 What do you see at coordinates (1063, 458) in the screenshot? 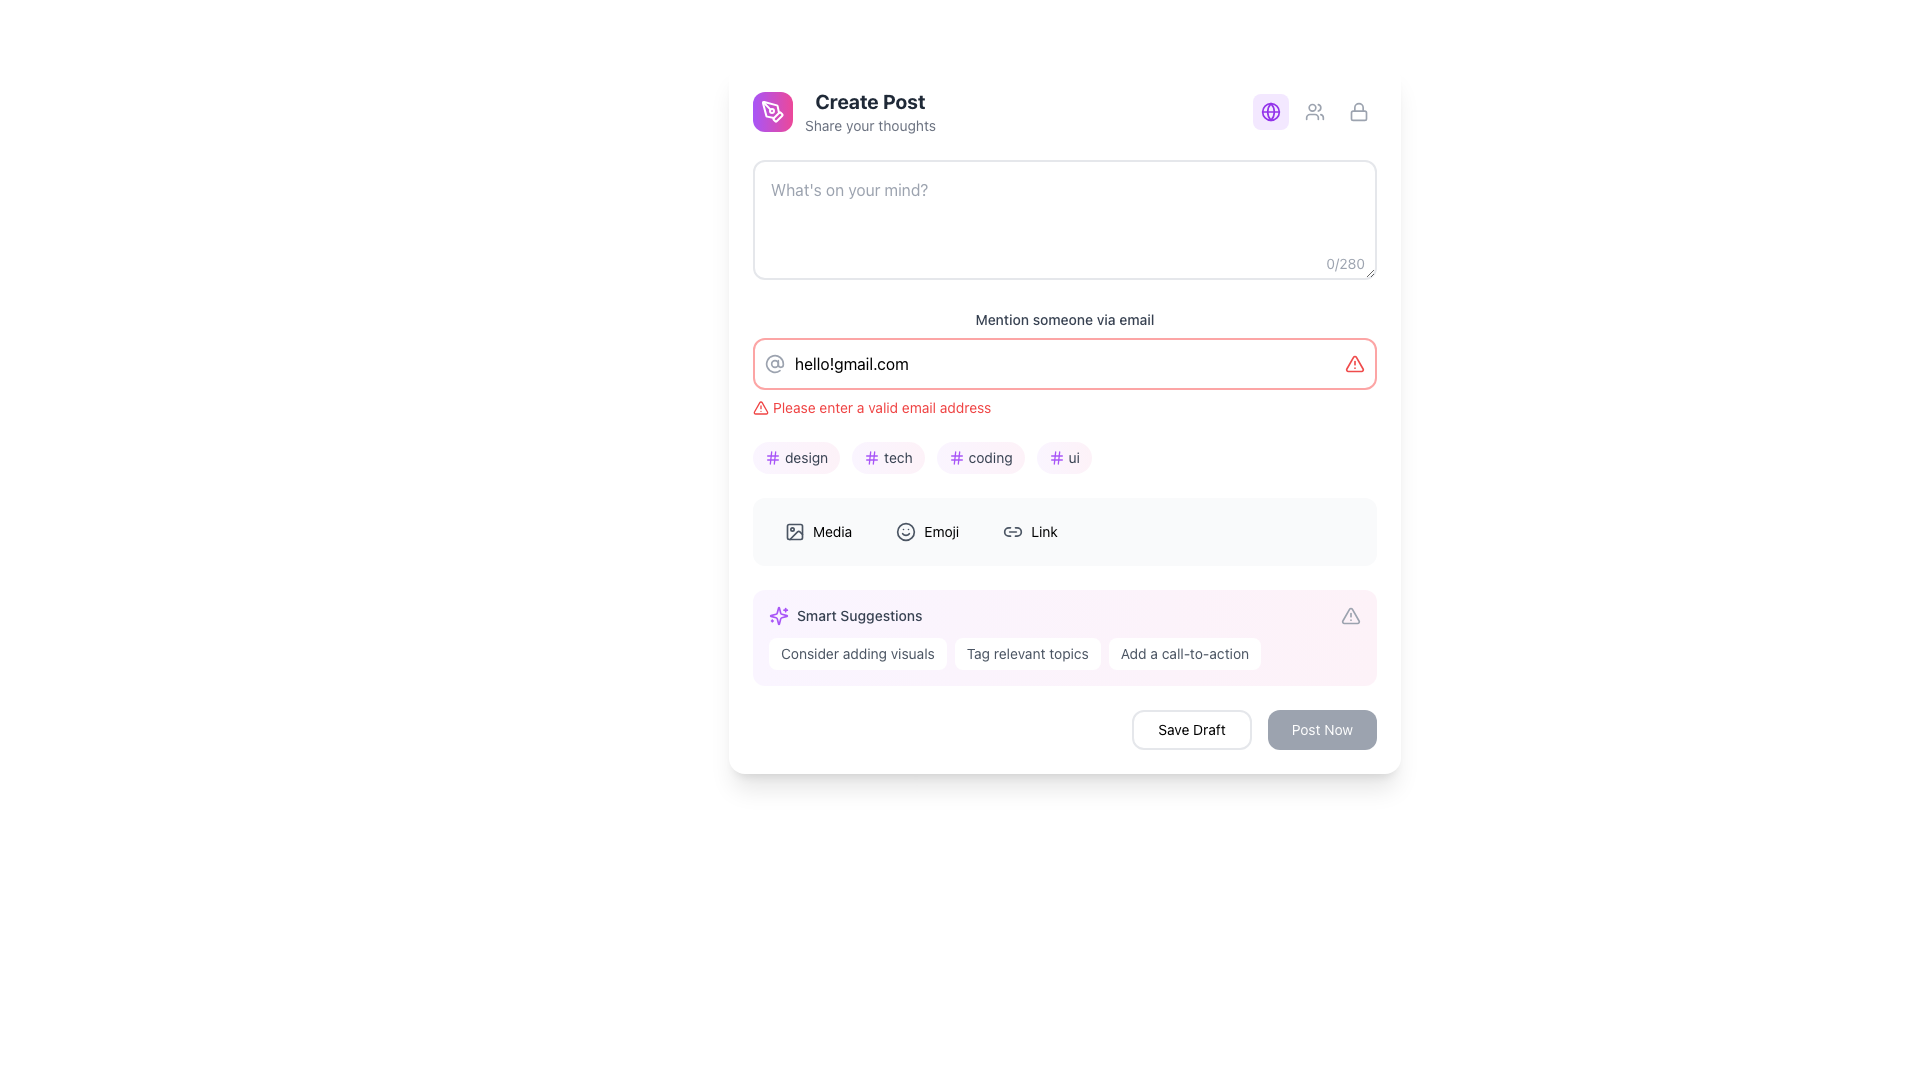
I see `the fourth tag from the left, which is a rounded rectangular tag with a gradient background from light purple to soft pink, containing a hash symbol and the text 'ui' in lowercase` at bounding box center [1063, 458].